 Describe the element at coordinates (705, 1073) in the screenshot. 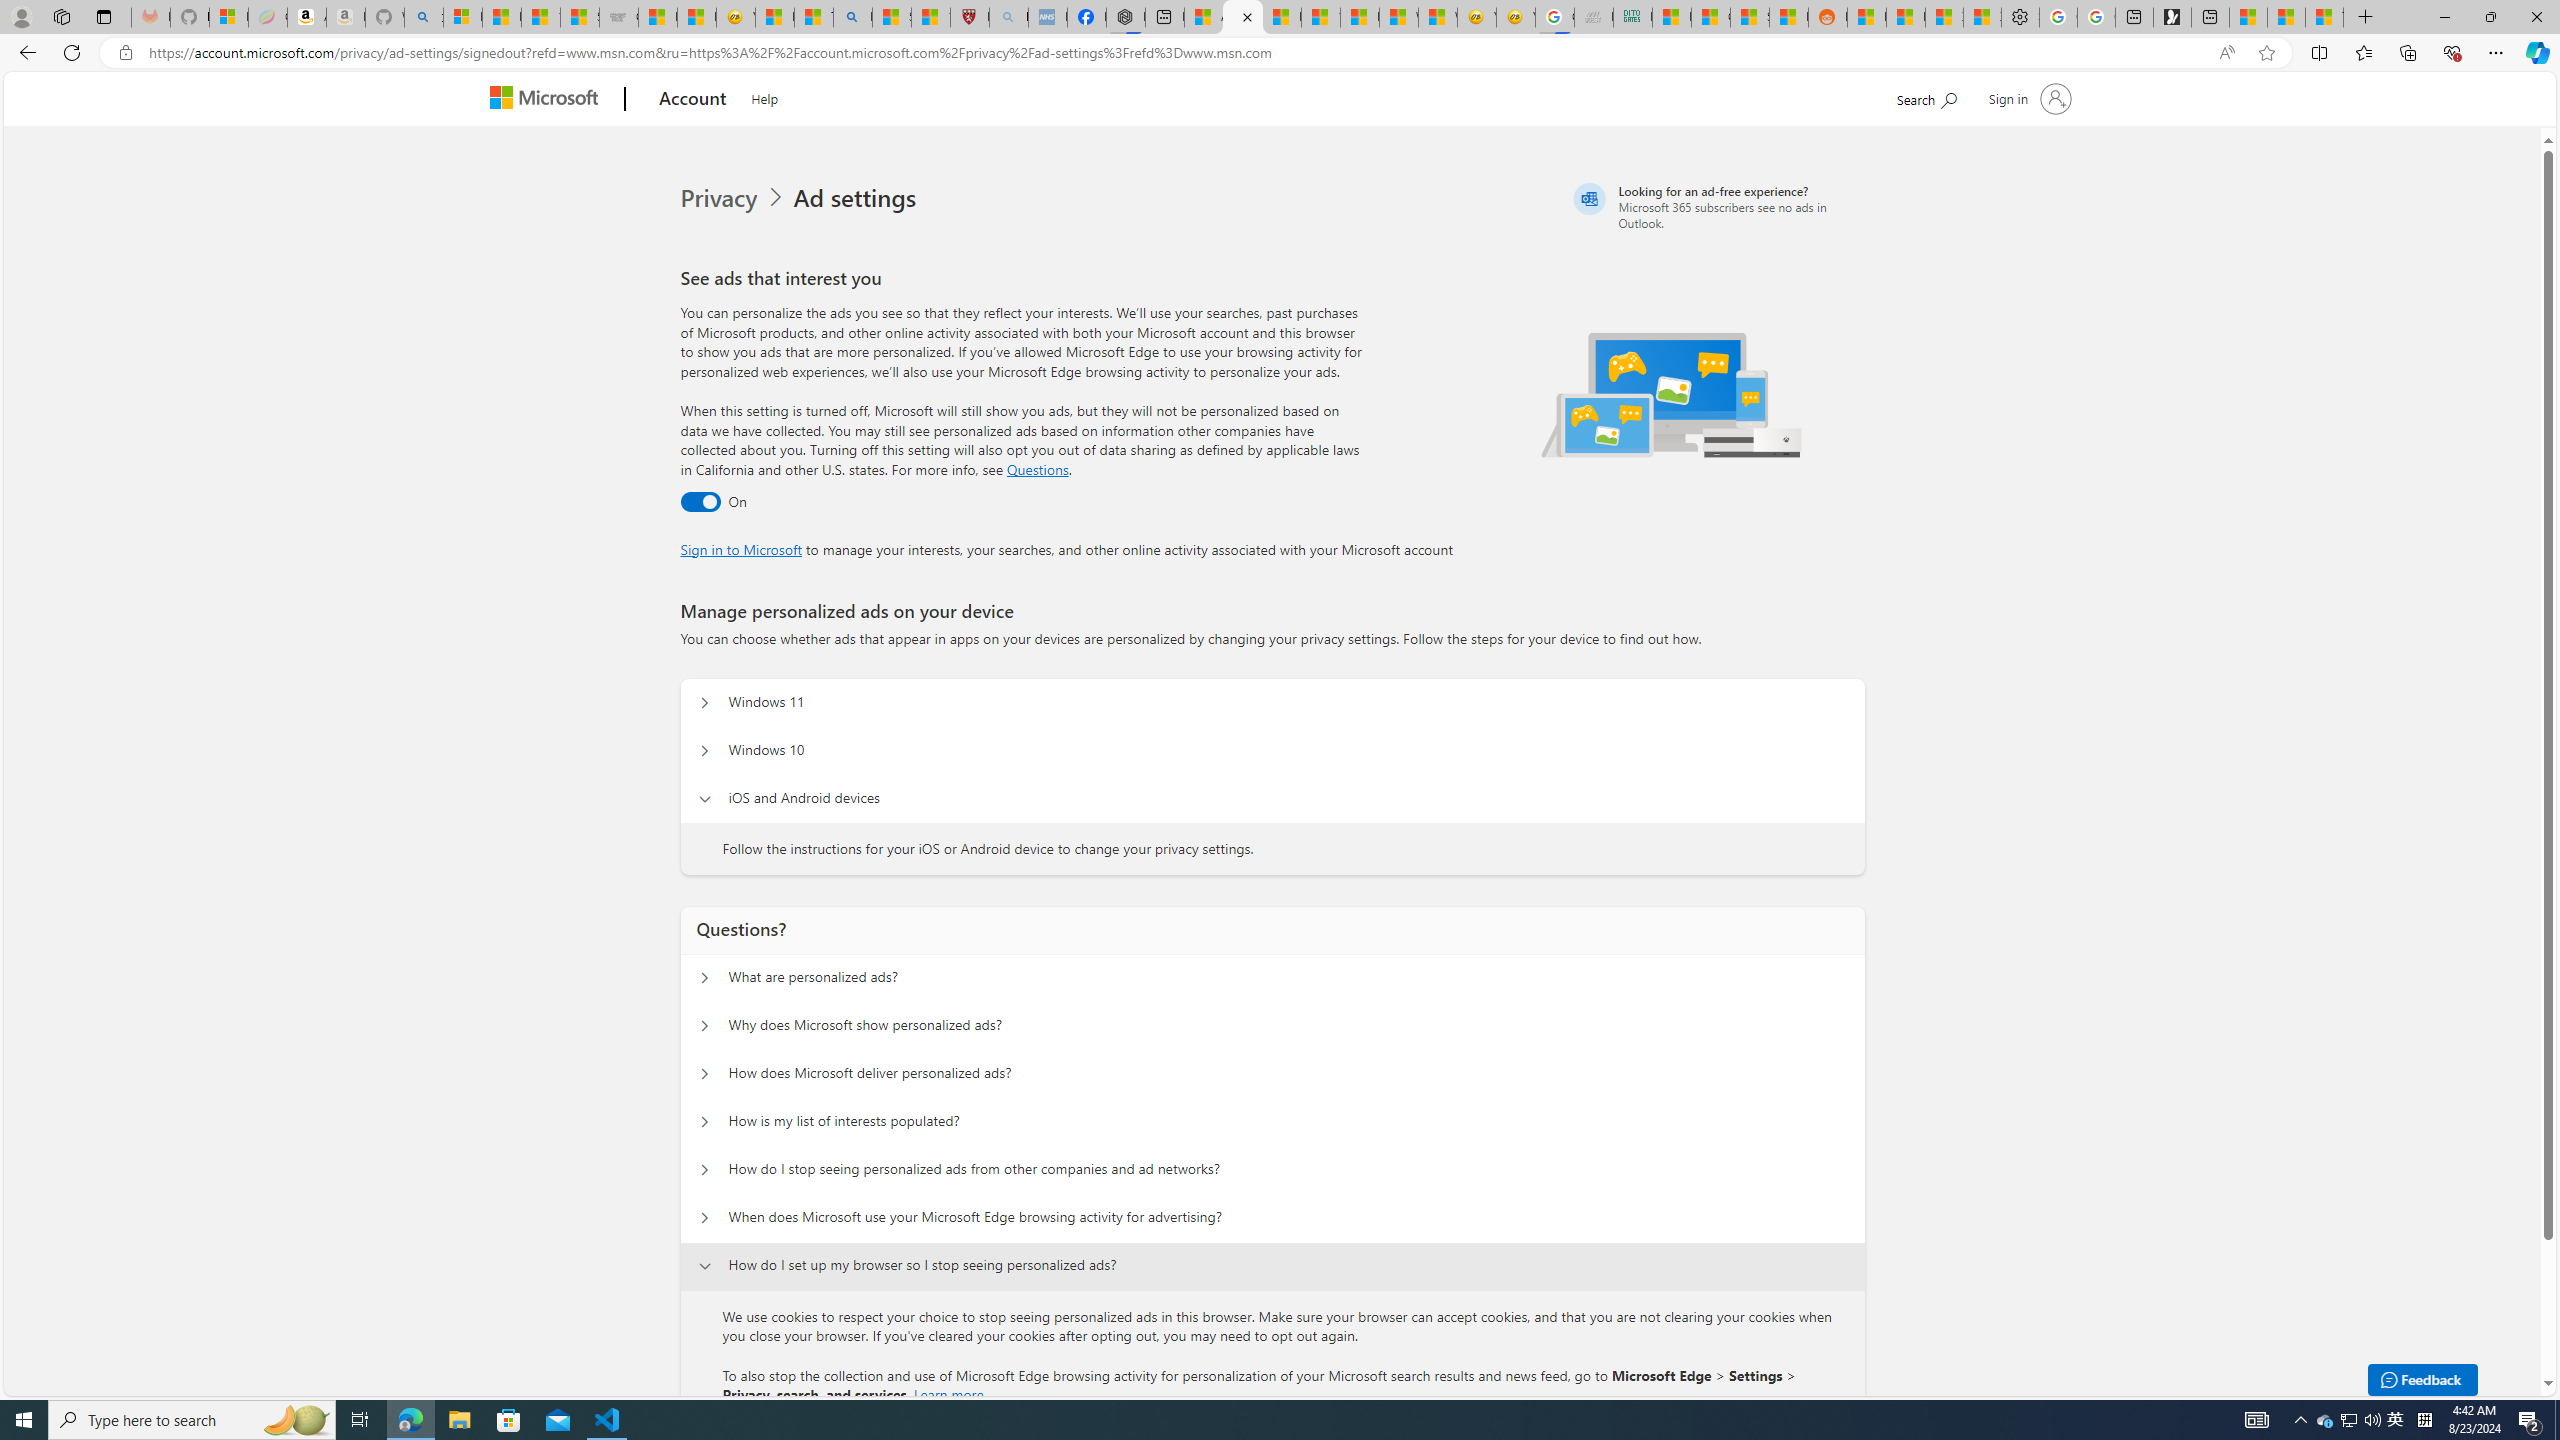

I see `'Questions? How does Microsoft deliver personalized ads?'` at that location.